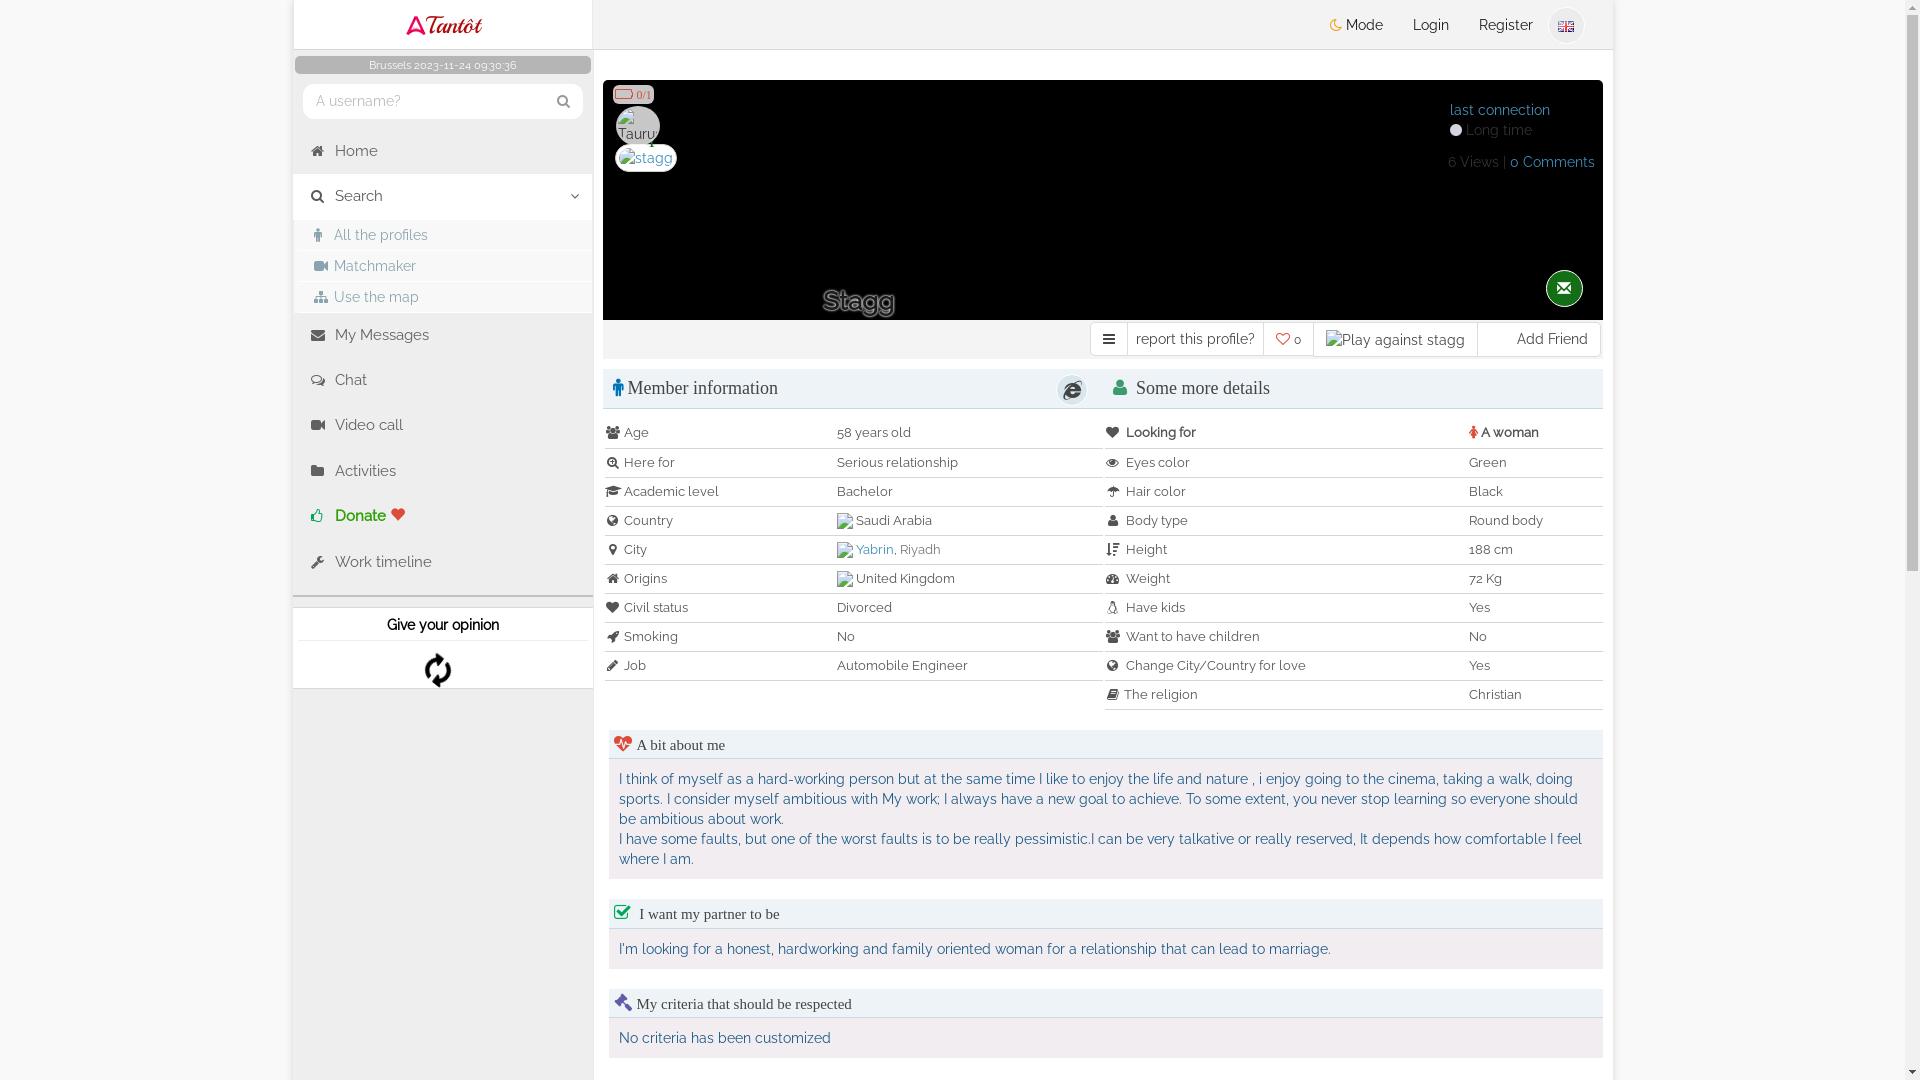 This screenshot has height=1080, width=1920. I want to click on 'Register', so click(1506, 24).